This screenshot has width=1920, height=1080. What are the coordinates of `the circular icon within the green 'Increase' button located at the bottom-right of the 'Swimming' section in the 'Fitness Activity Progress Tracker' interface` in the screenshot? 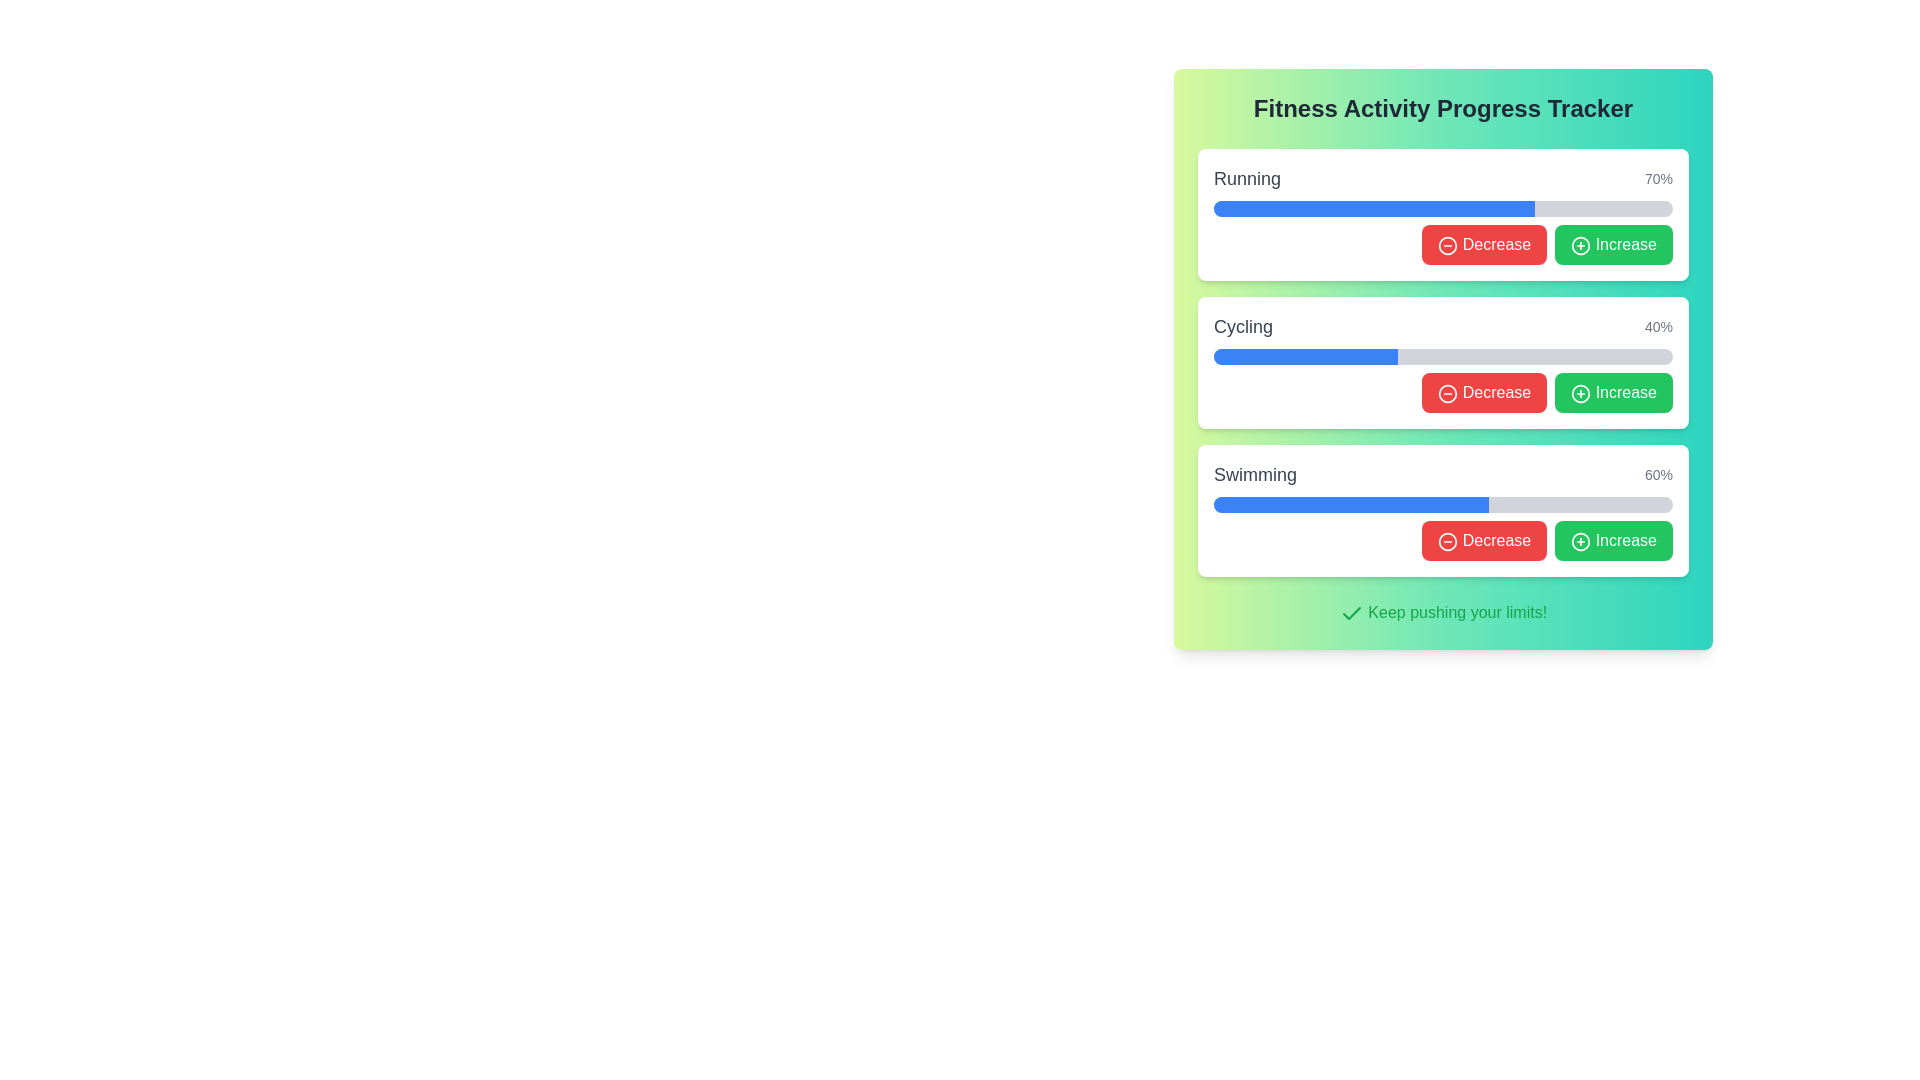 It's located at (1580, 541).